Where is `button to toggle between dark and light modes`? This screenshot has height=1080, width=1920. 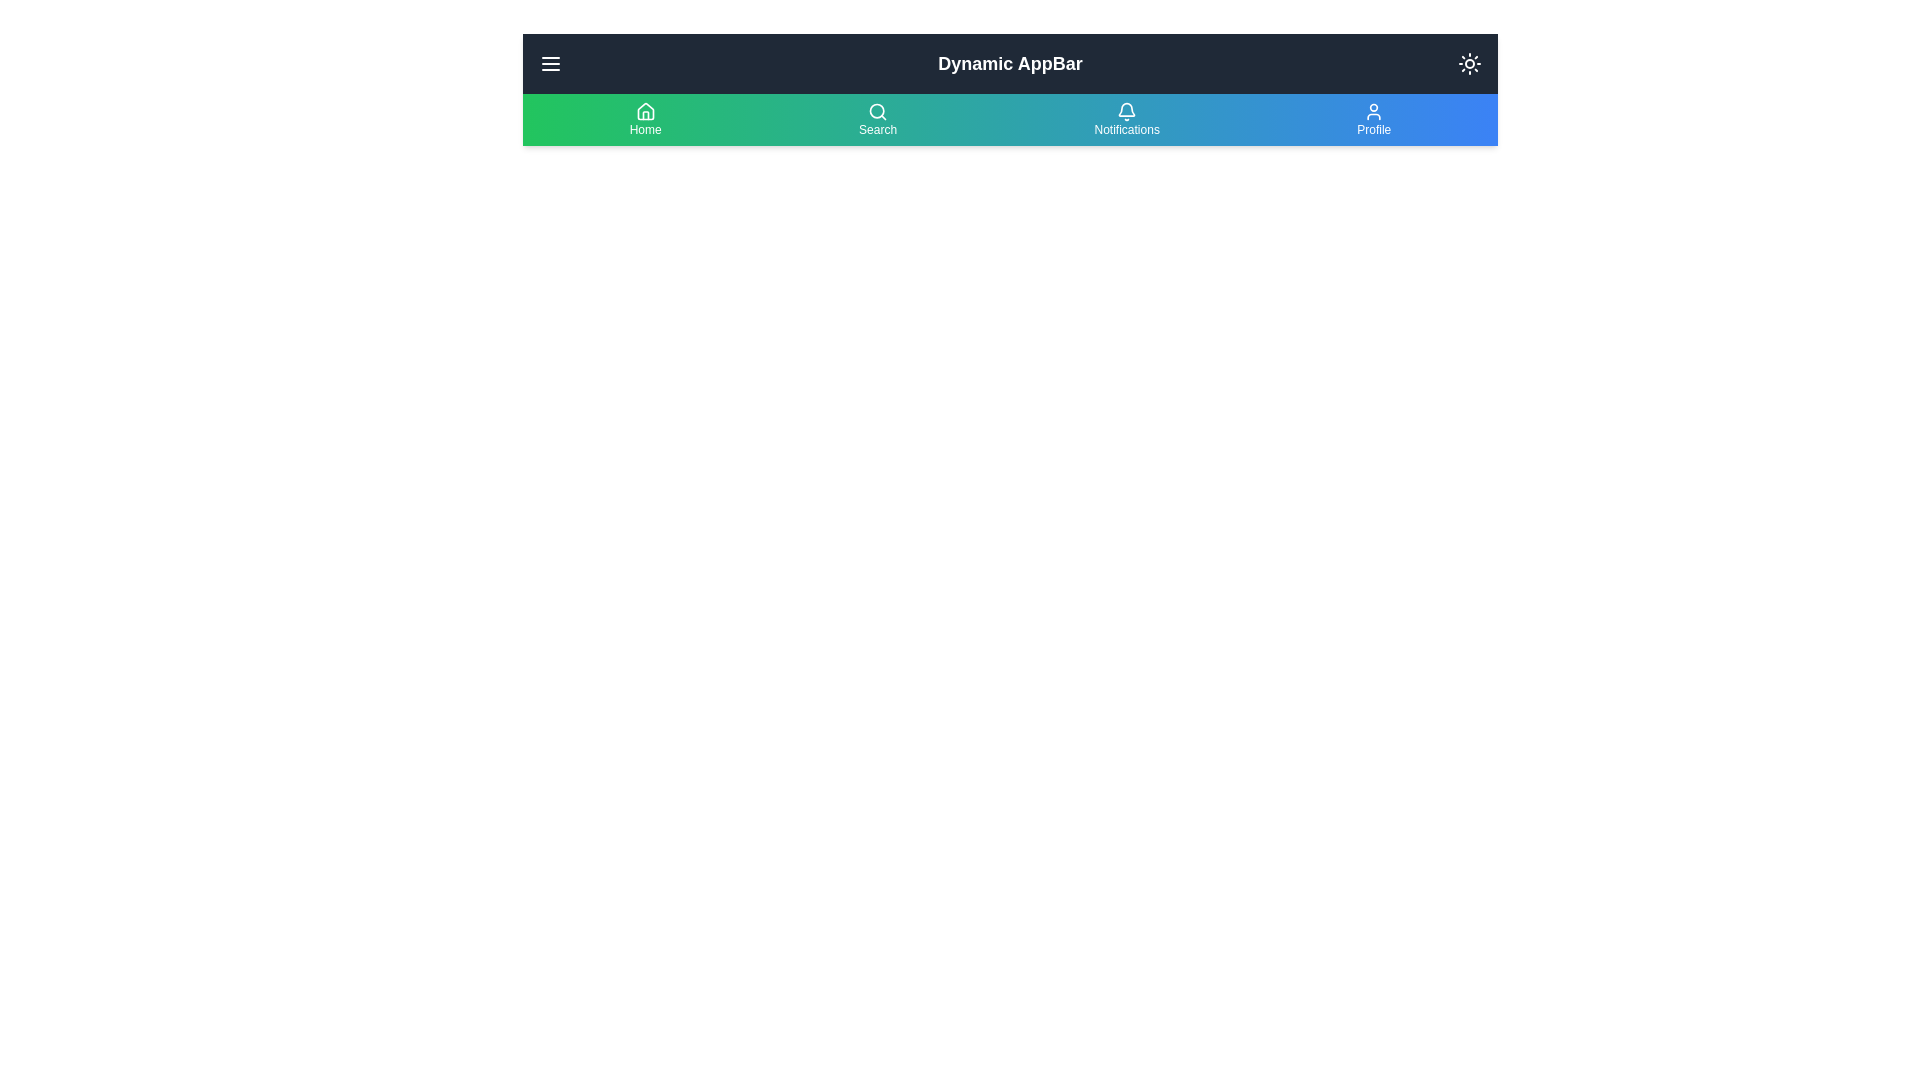
button to toggle between dark and light modes is located at coordinates (1469, 63).